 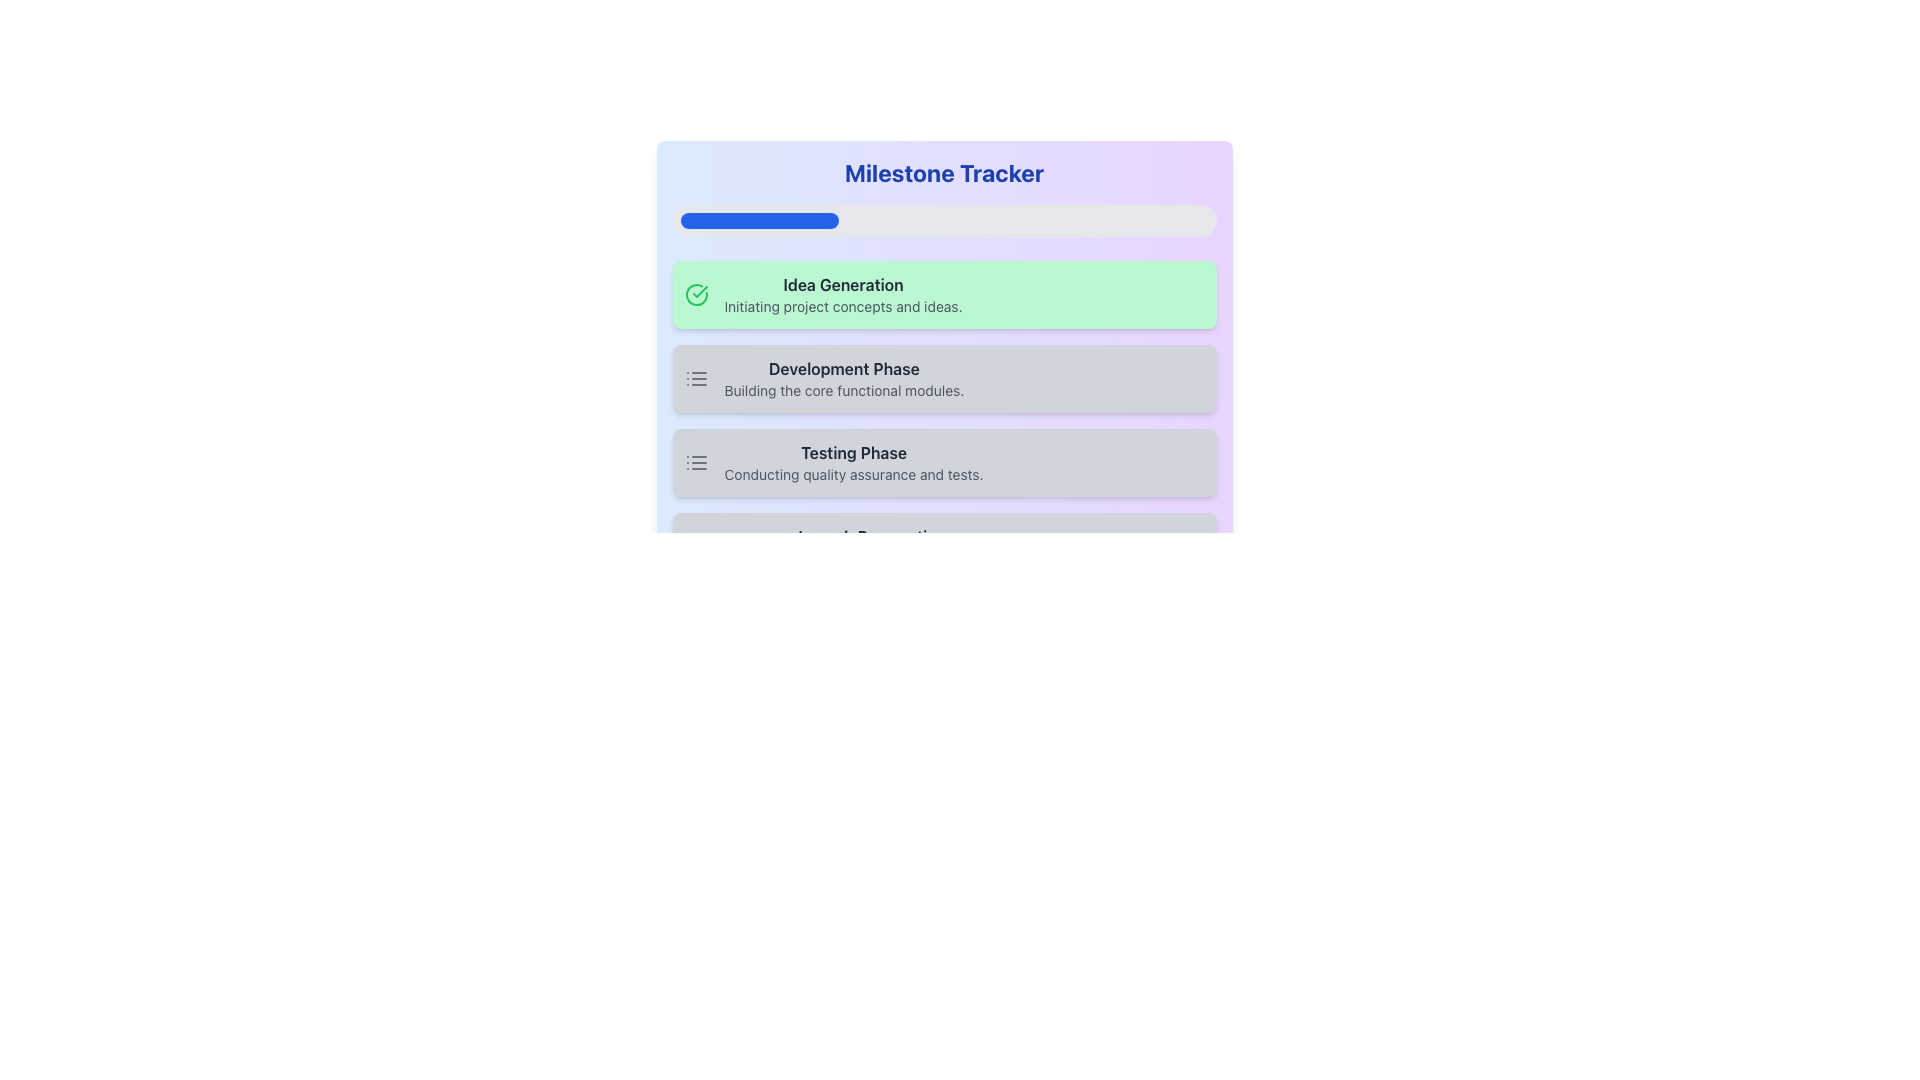 What do you see at coordinates (873, 220) in the screenshot?
I see `the progress bar` at bounding box center [873, 220].